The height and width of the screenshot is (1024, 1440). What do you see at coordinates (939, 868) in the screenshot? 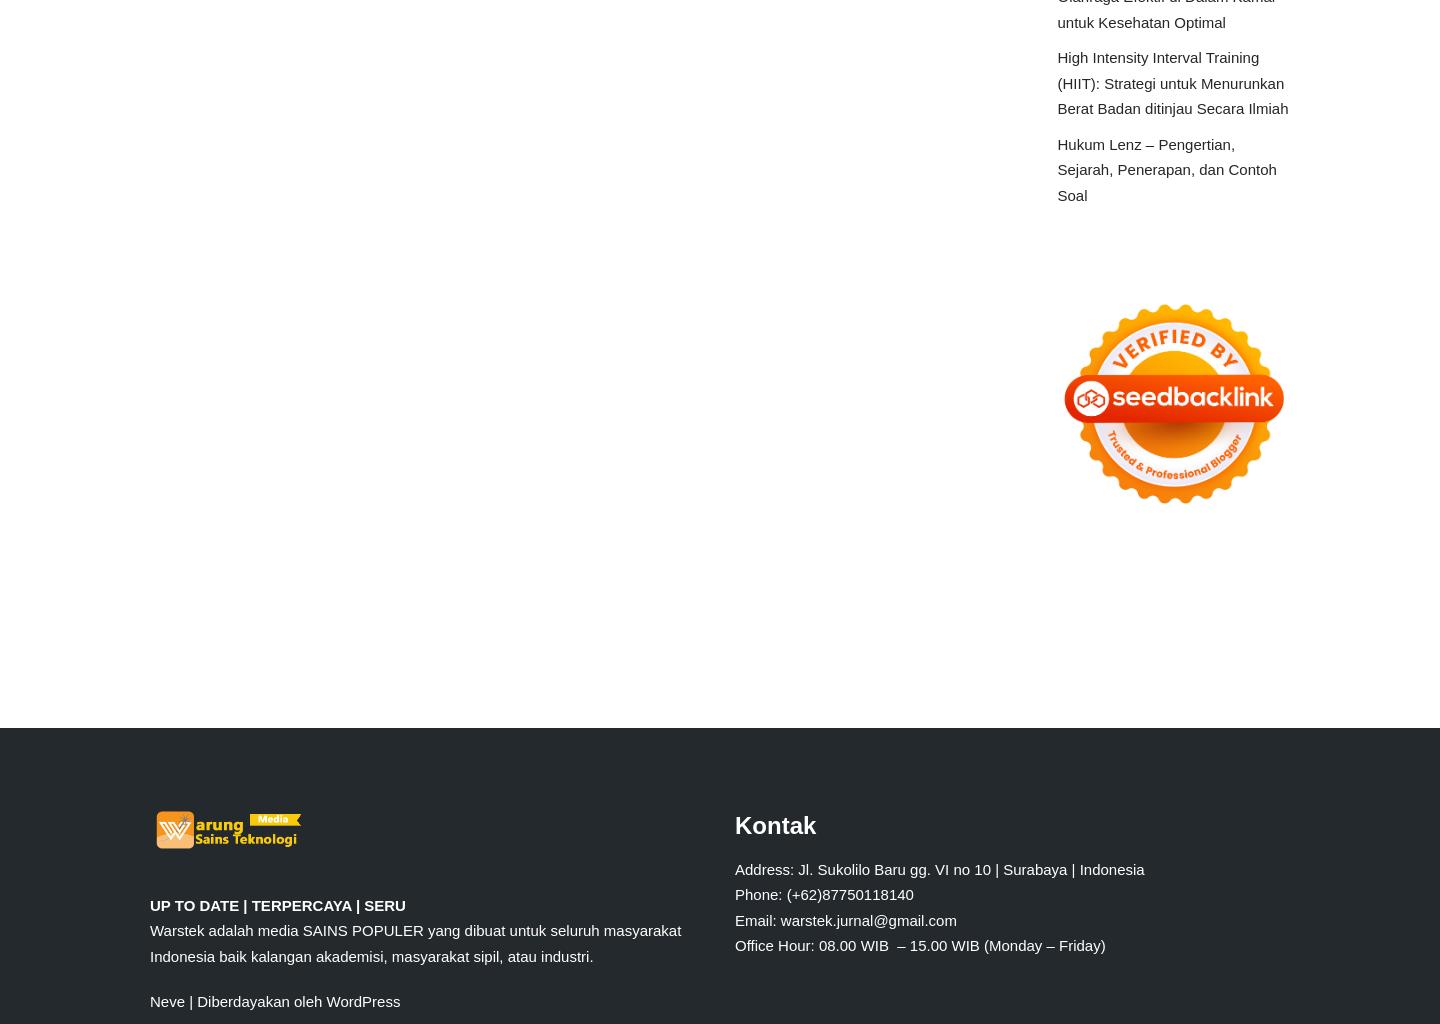
I see `'Address: Jl. Sukolilo Baru gg. VI no 10 | Surabaya | Indonesia'` at bounding box center [939, 868].